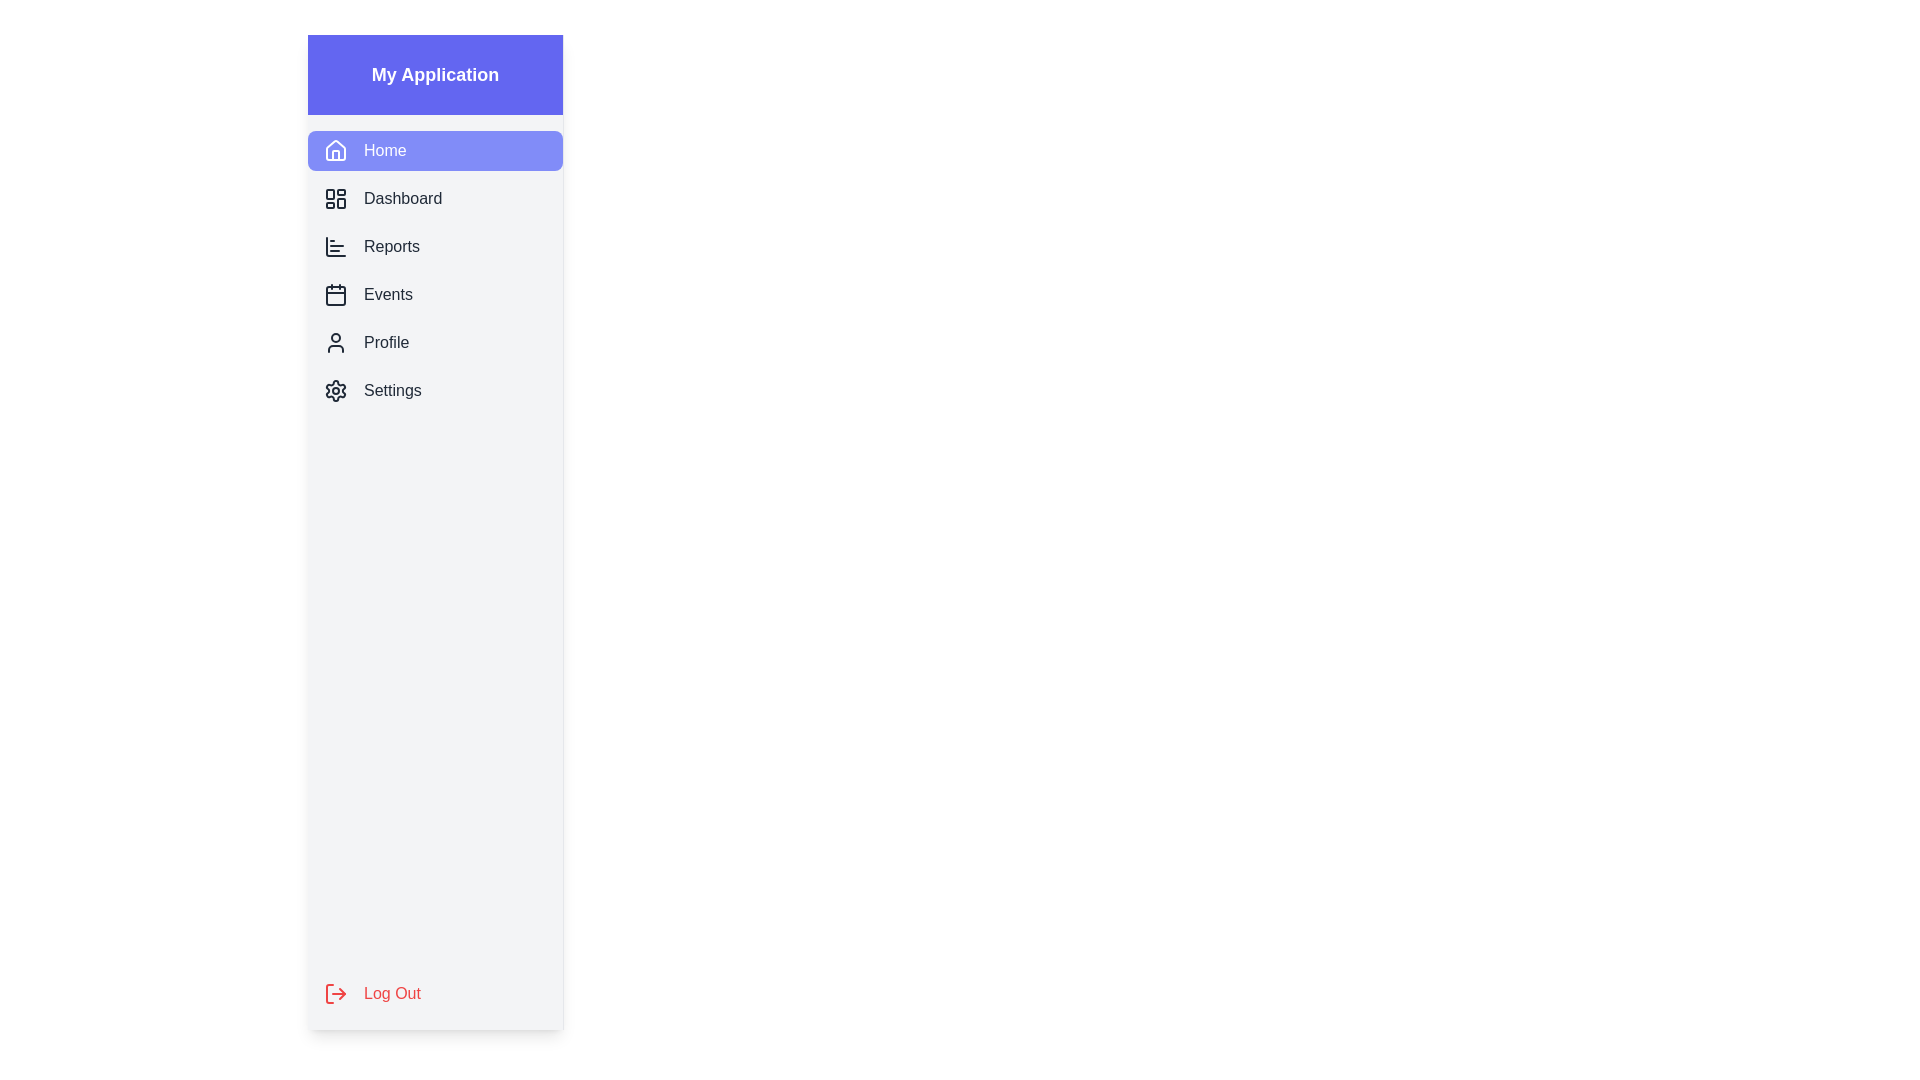  What do you see at coordinates (336, 149) in the screenshot?
I see `the white house icon located to the left of the 'Home' text in the sidebar menu` at bounding box center [336, 149].